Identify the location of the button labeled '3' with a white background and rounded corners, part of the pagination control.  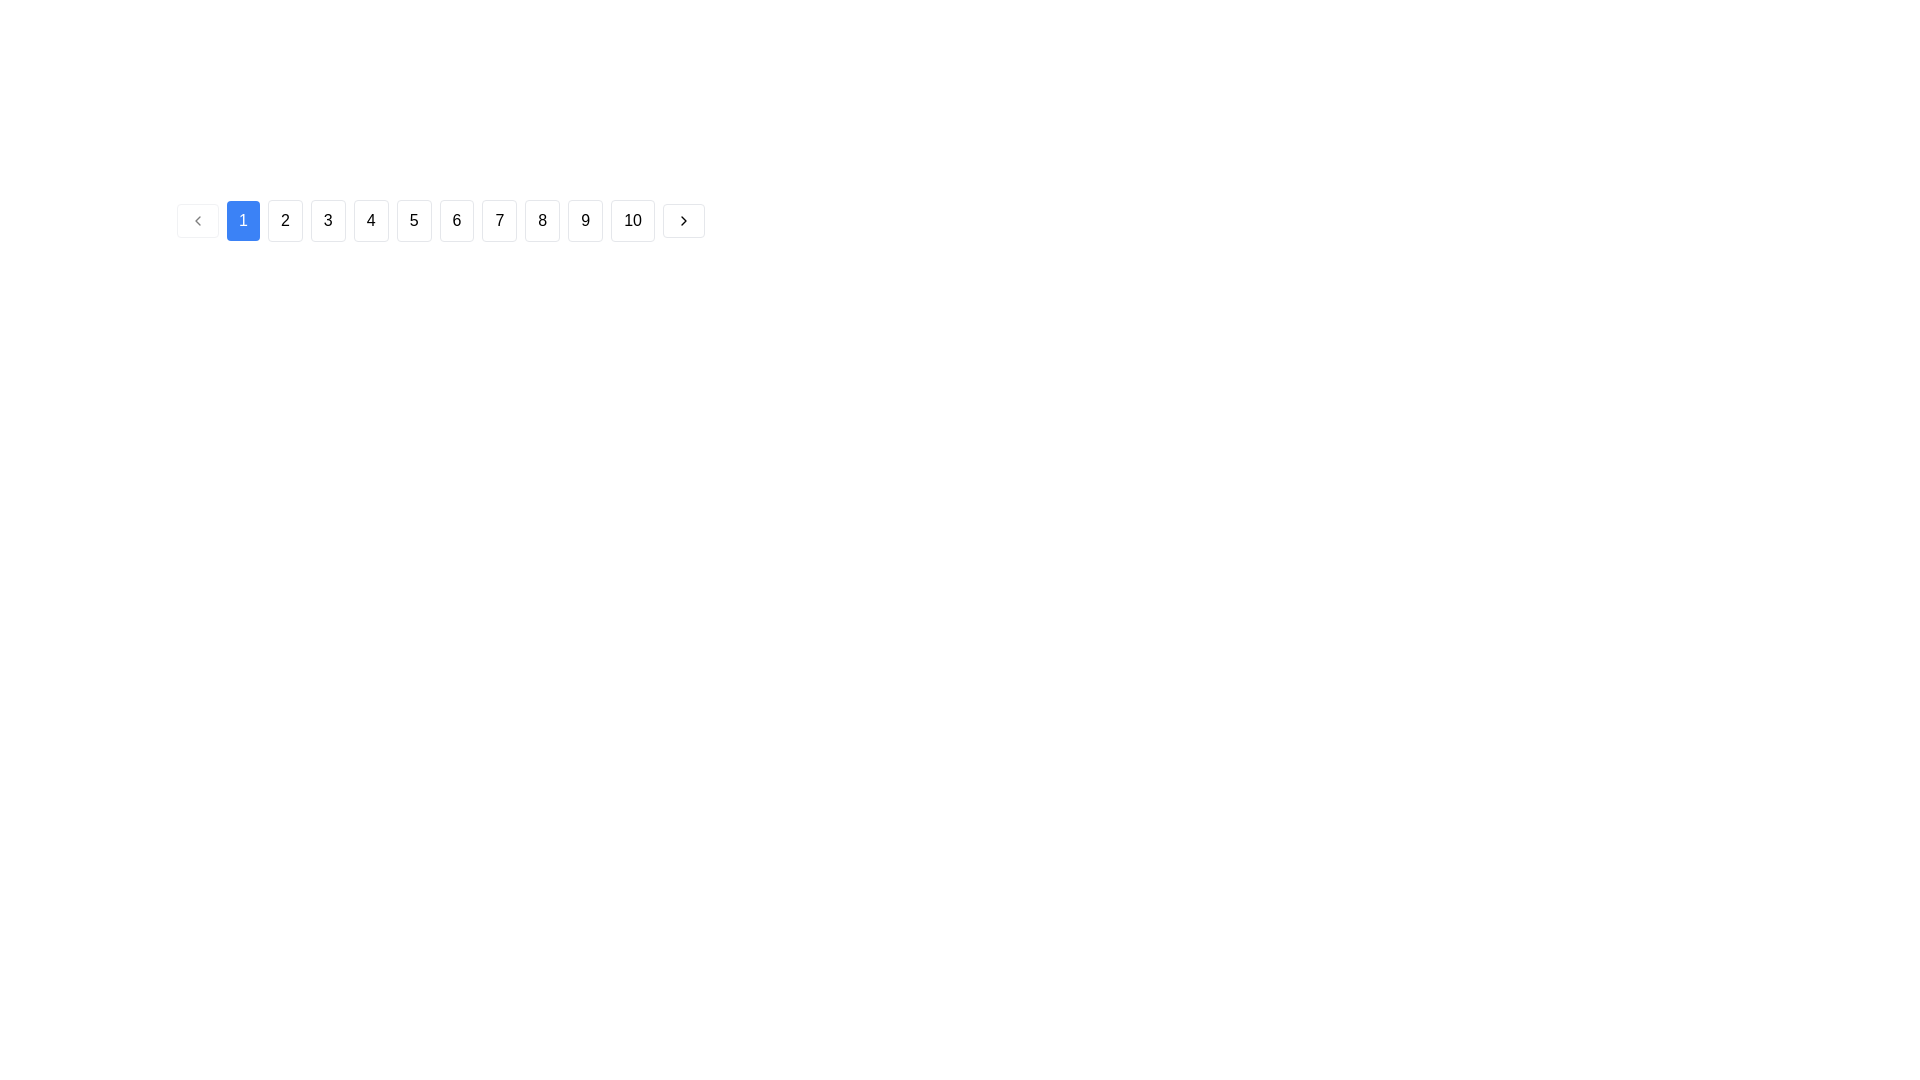
(328, 220).